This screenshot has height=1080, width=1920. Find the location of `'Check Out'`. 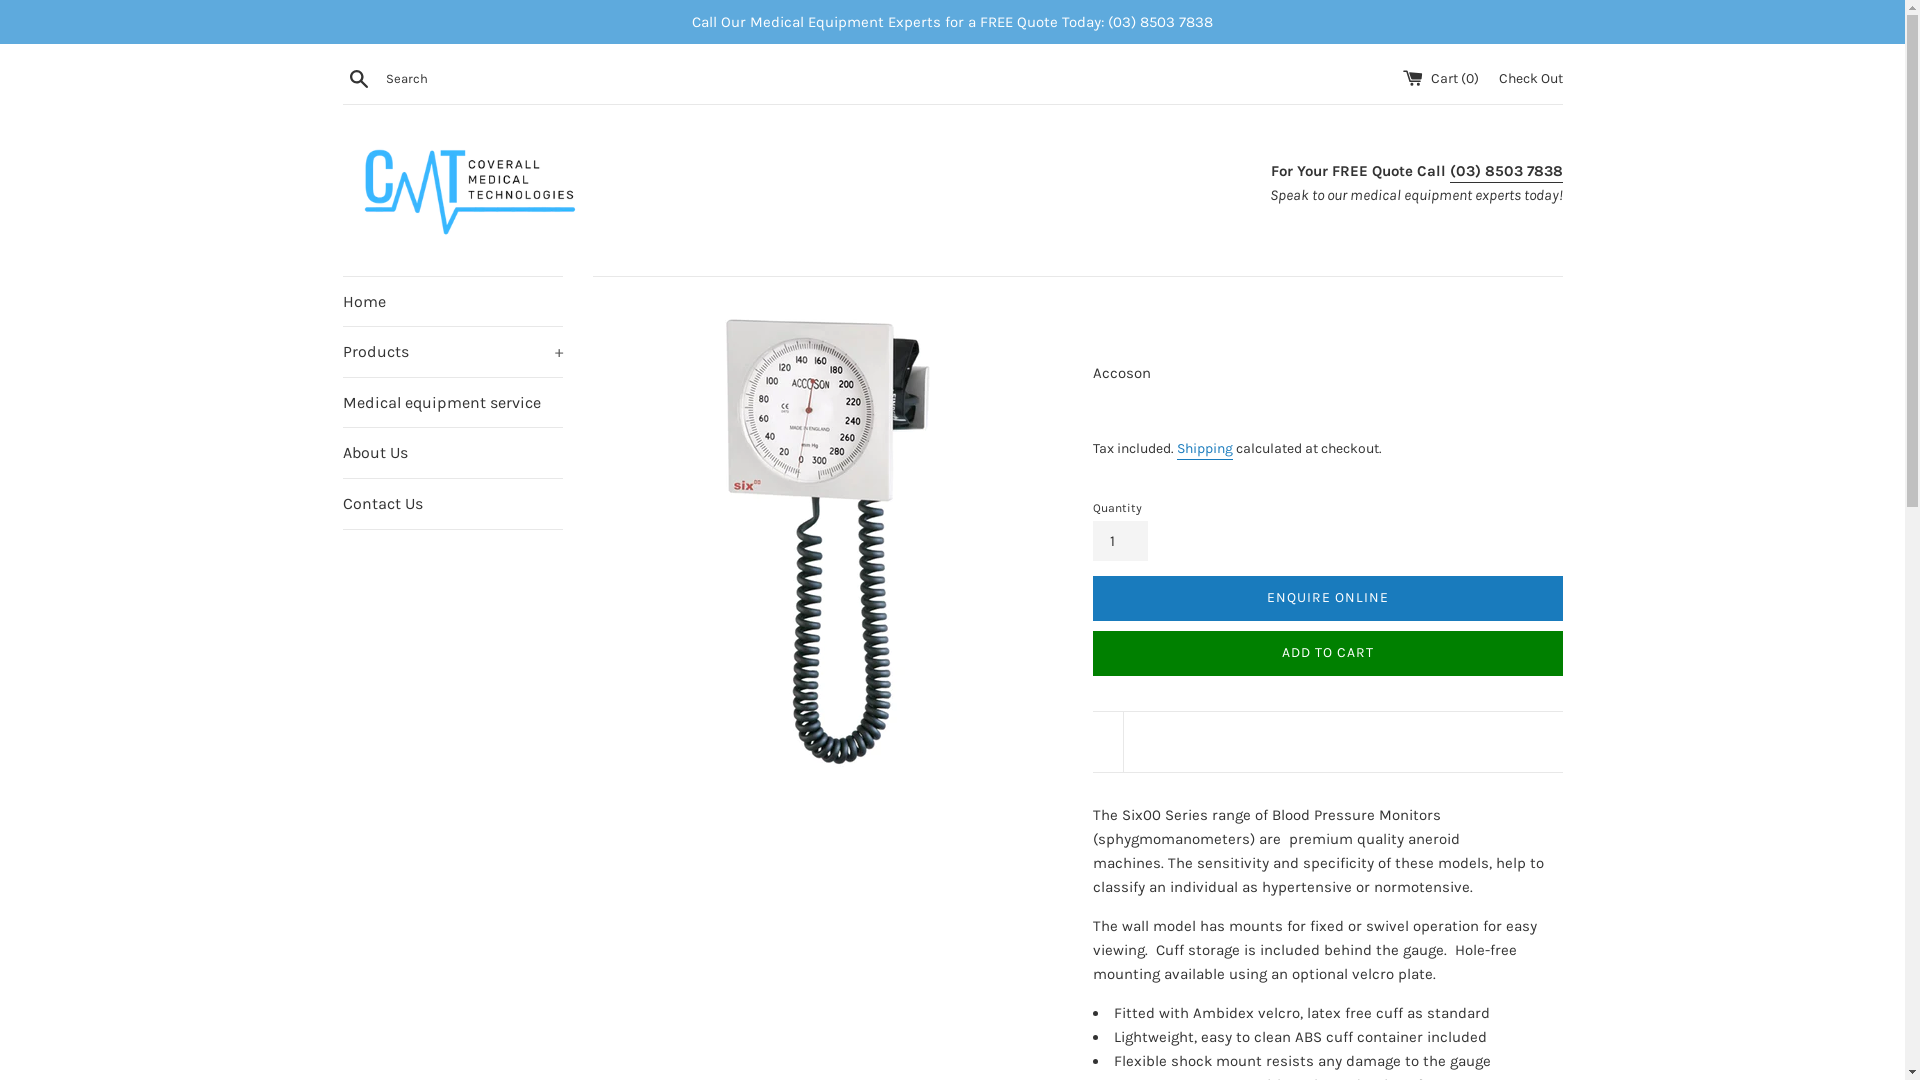

'Check Out' is located at coordinates (1529, 76).